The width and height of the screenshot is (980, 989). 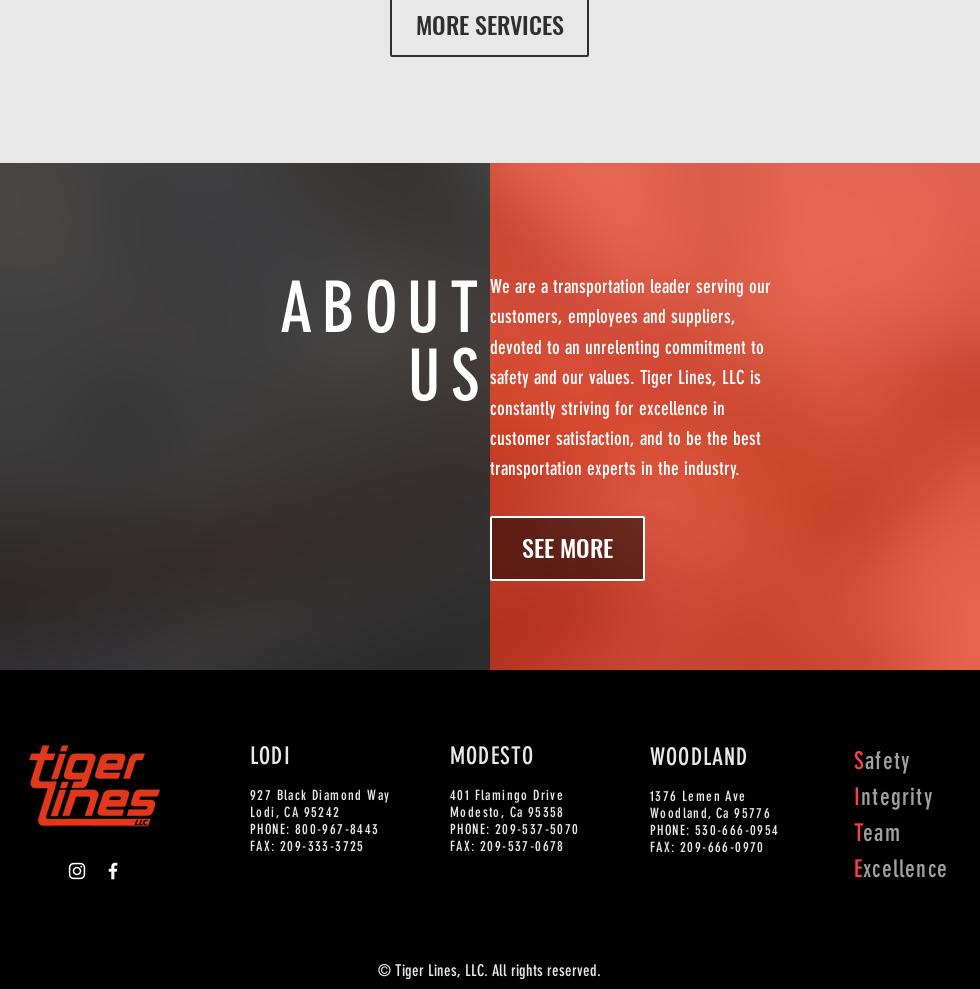 I want to click on 'SEE MORE', so click(x=567, y=547).